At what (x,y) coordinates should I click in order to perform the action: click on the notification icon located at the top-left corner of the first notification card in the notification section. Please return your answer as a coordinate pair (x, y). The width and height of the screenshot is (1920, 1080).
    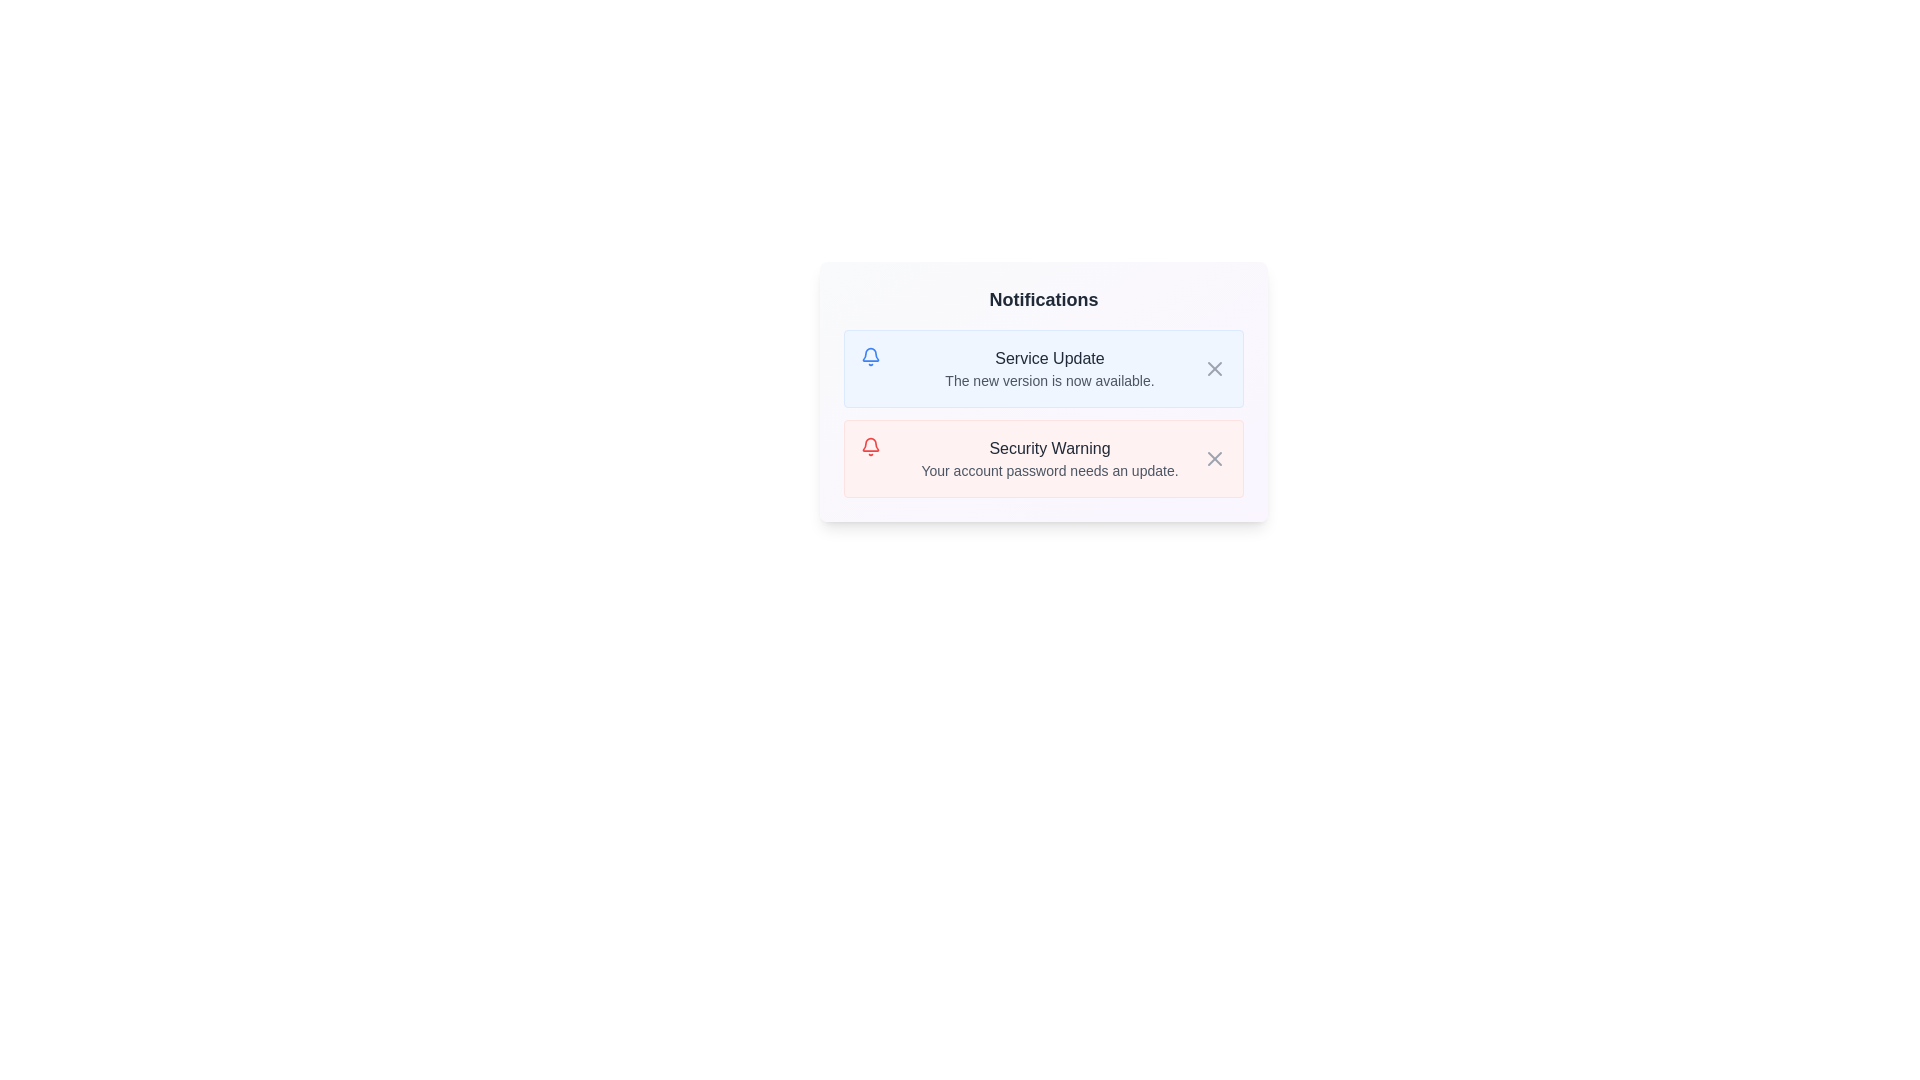
    Looking at the image, I should click on (870, 353).